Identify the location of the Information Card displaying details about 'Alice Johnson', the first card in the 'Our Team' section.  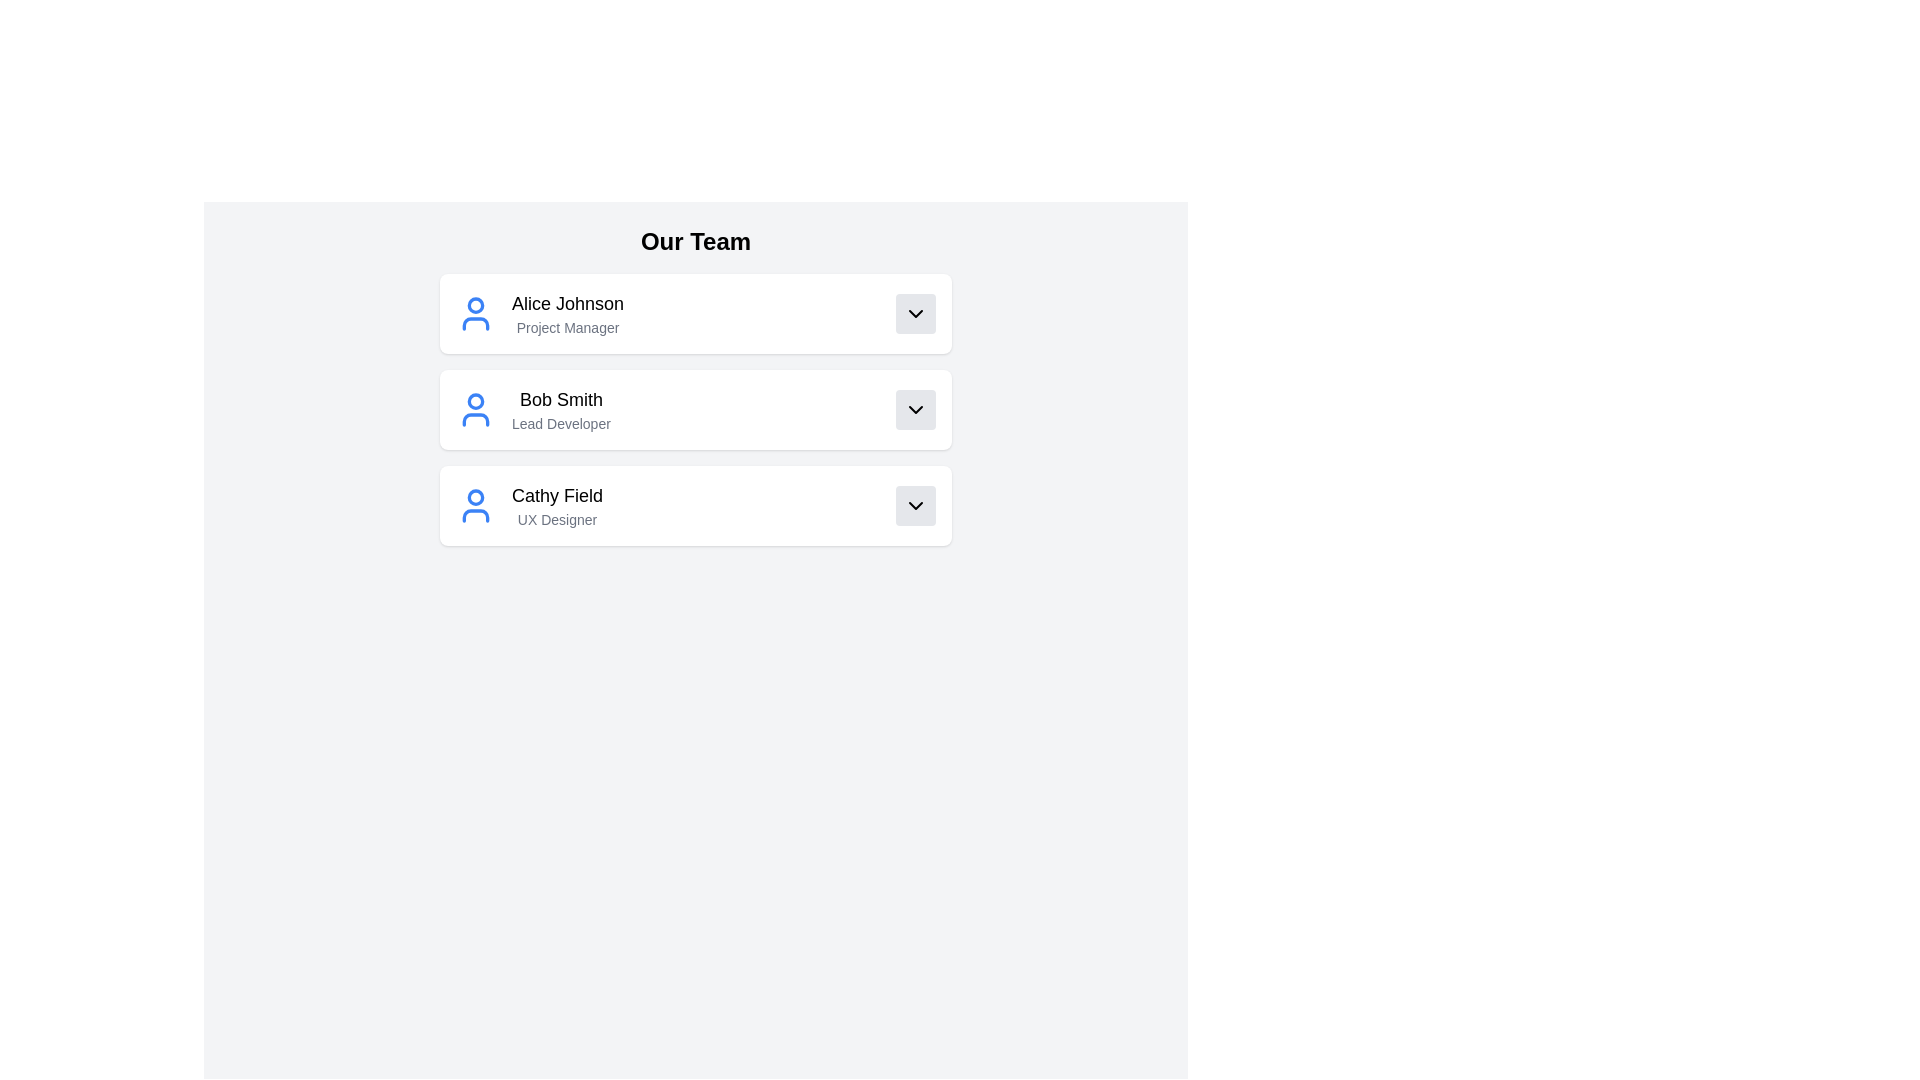
(540, 313).